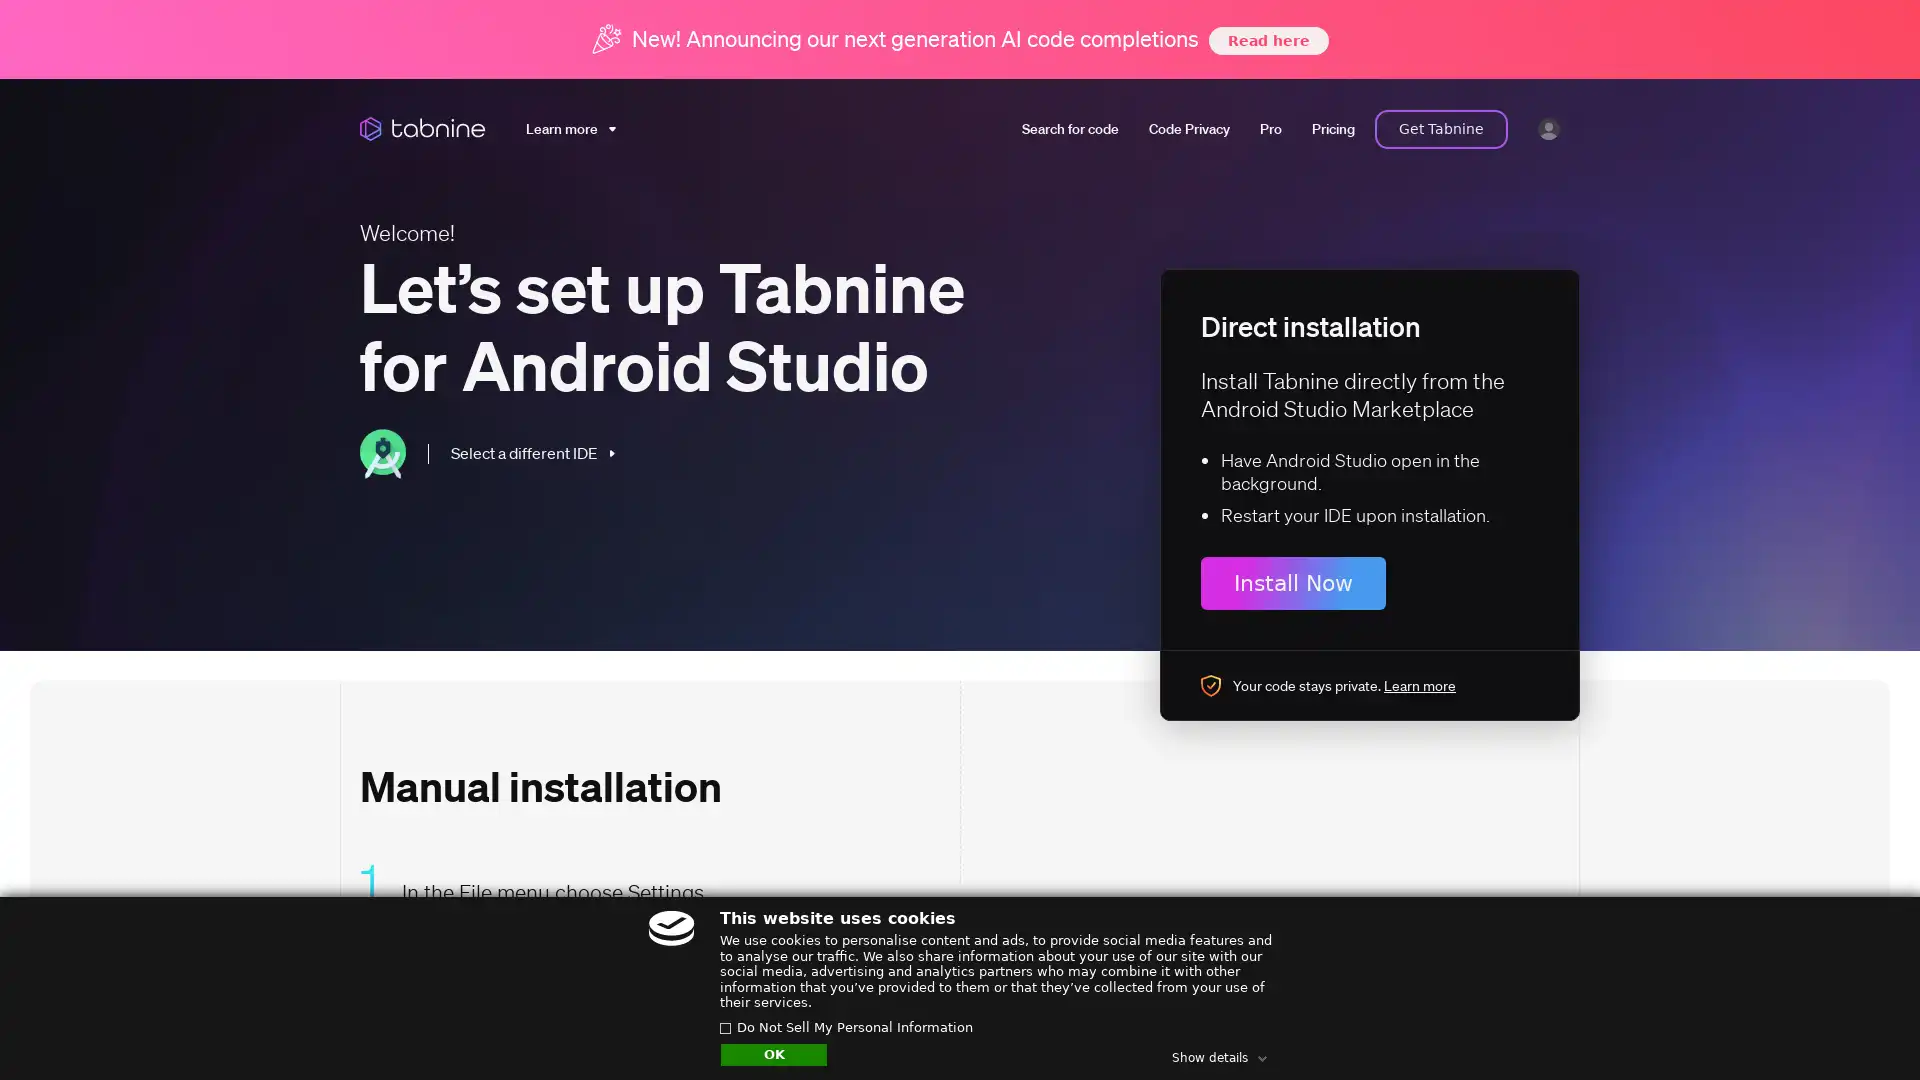 The width and height of the screenshot is (1920, 1080). What do you see at coordinates (1293, 583) in the screenshot?
I see `Install Now` at bounding box center [1293, 583].